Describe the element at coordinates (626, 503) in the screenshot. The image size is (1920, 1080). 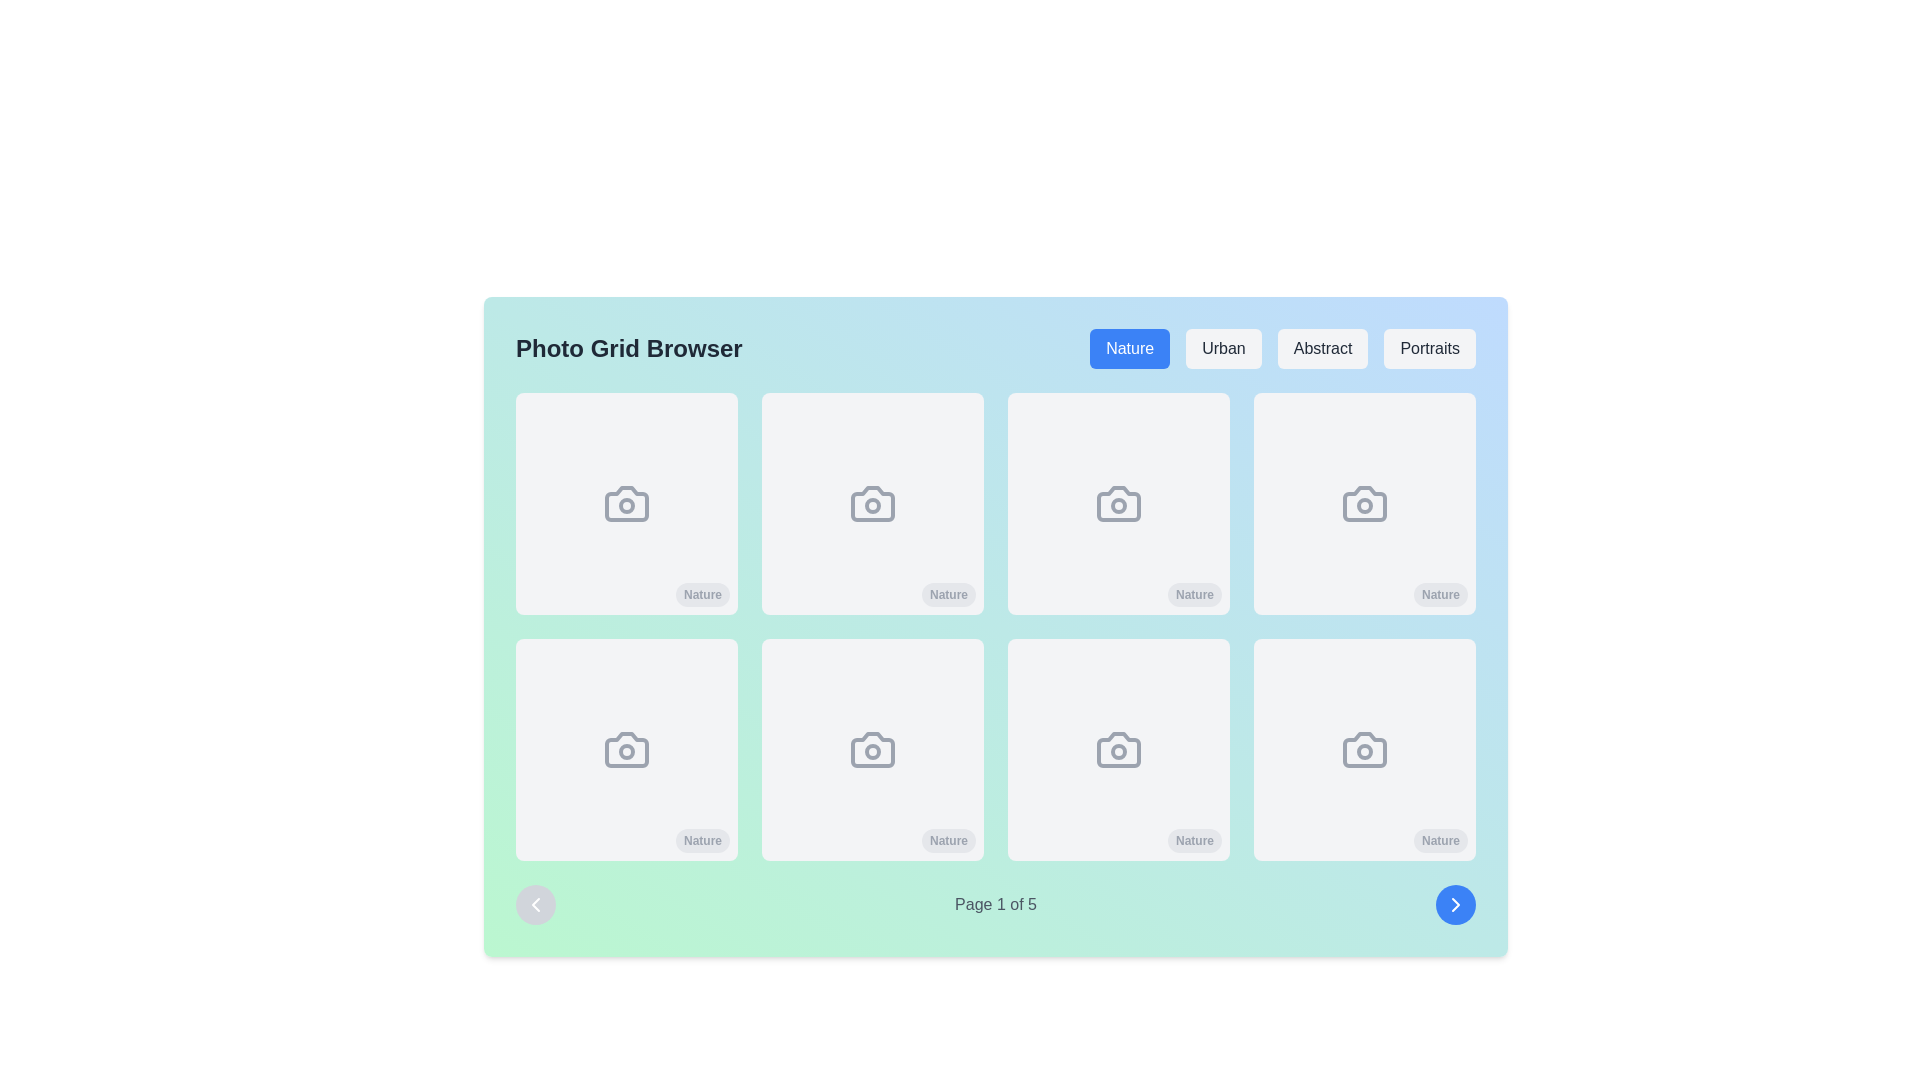
I see `the Card item labeled 'Nature' in the first row, first column of the grid layout` at that location.